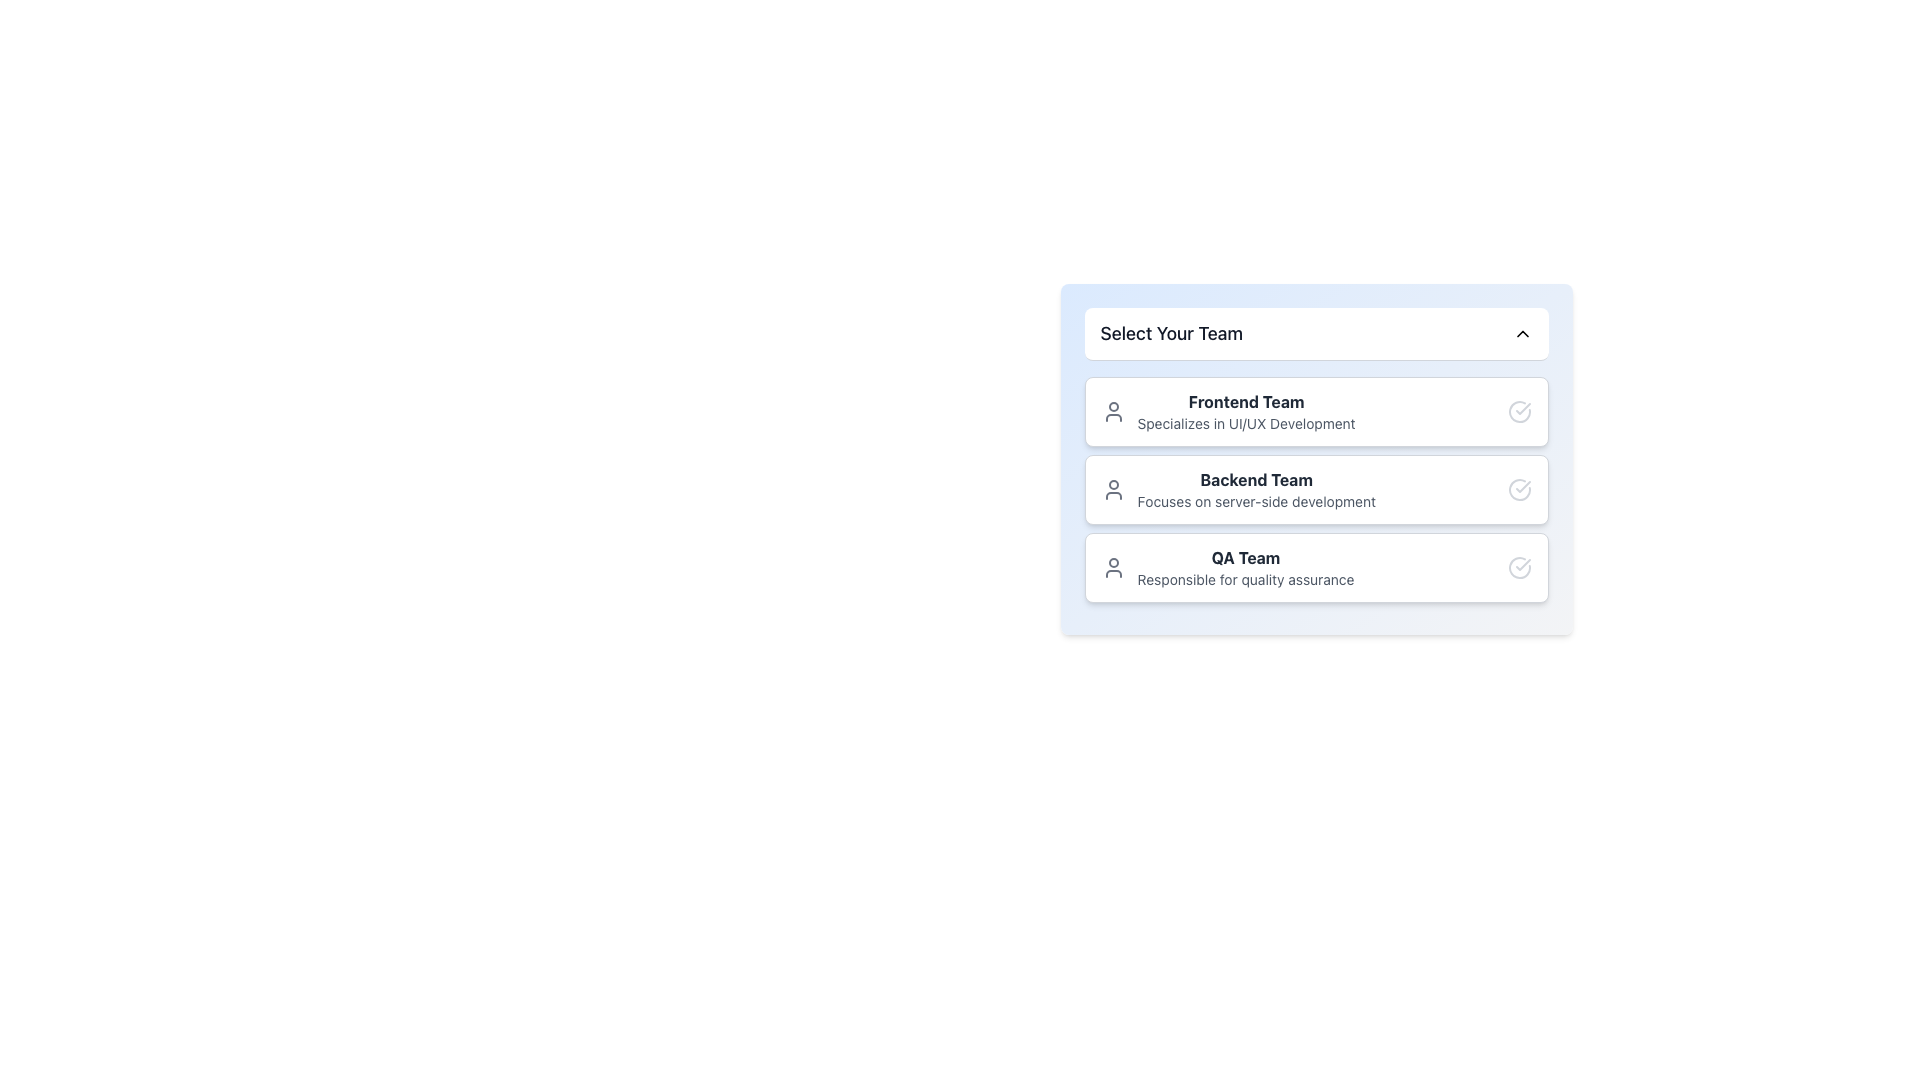 This screenshot has width=1920, height=1080. What do you see at coordinates (1245, 558) in the screenshot?
I see `the bold text label 'QA Team' located in the third card of the team representations list, which is styled with a bolder font weight and colored dark gray` at bounding box center [1245, 558].